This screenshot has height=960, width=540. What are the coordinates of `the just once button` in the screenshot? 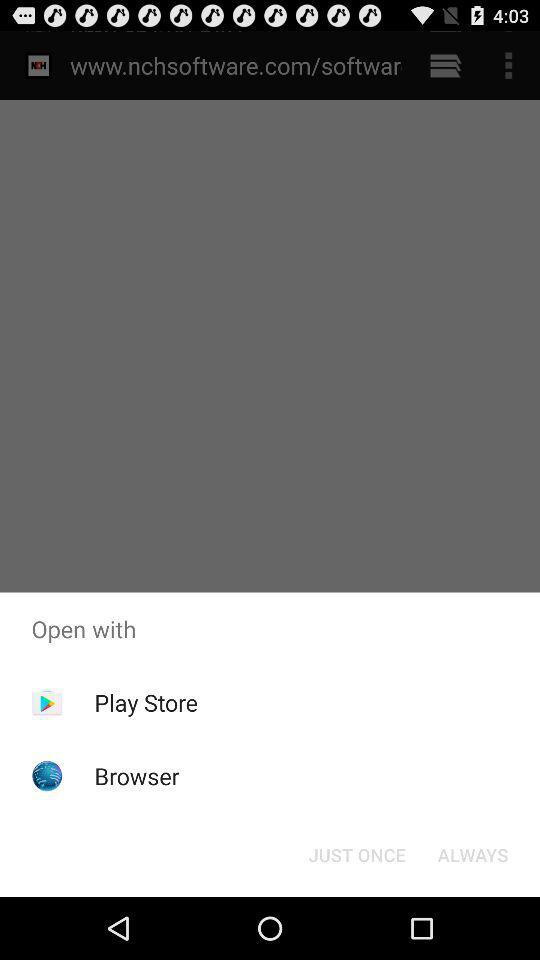 It's located at (356, 853).